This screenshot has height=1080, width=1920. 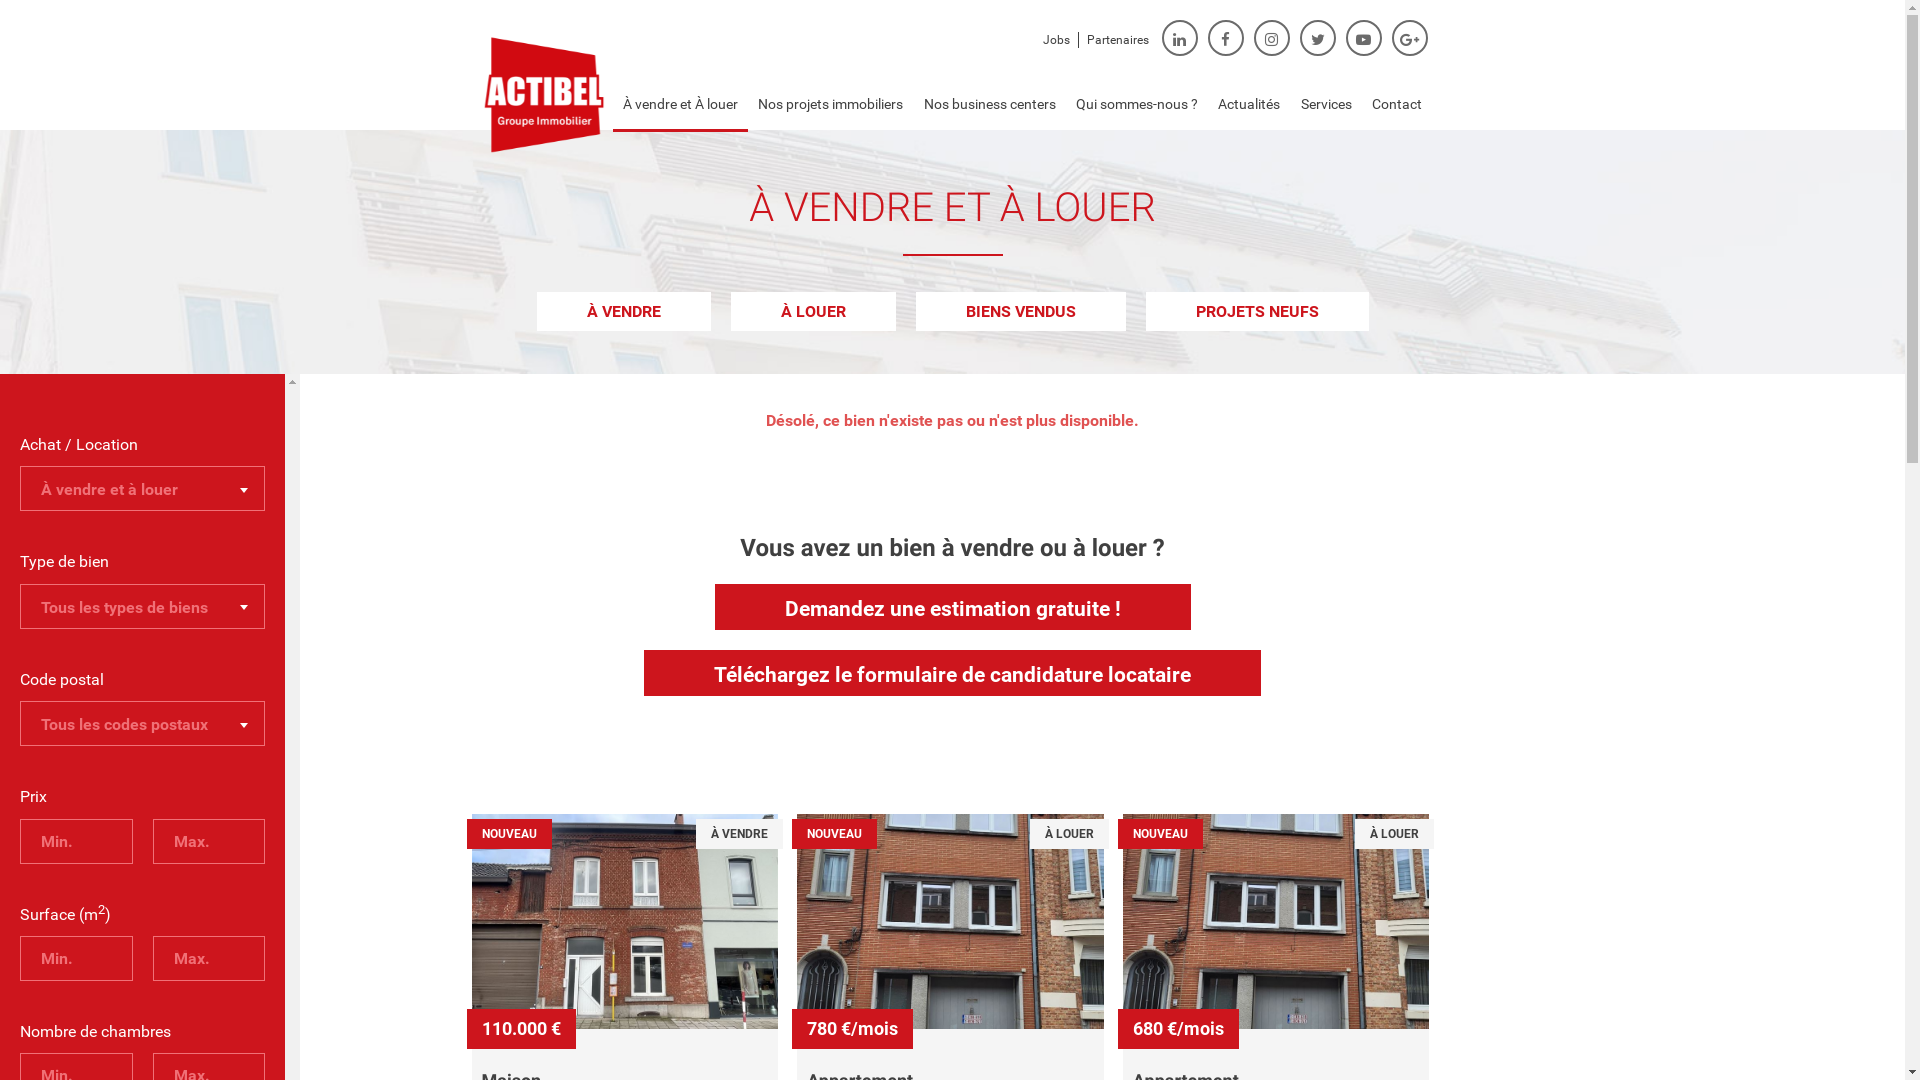 I want to click on 'Twitter', so click(x=1318, y=38).